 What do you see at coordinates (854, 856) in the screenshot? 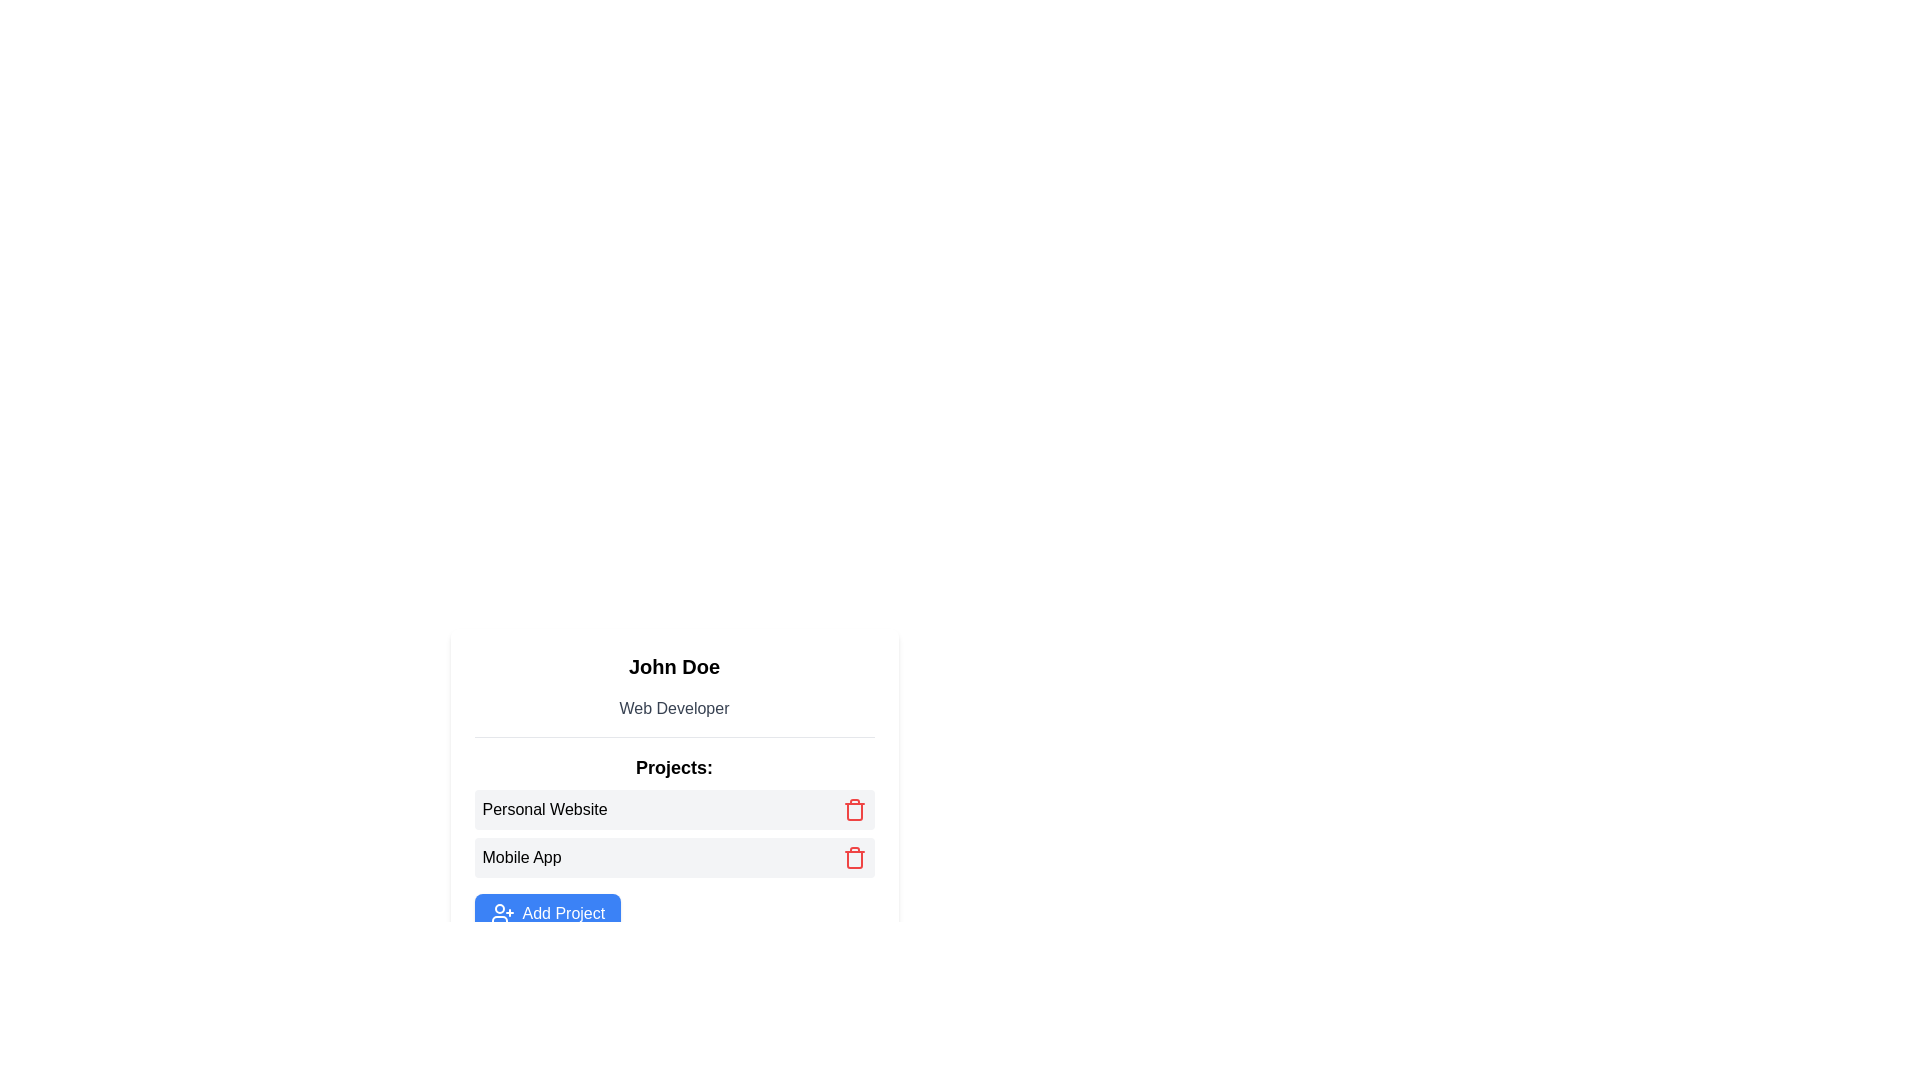
I see `the delete button positioned to the far right of the 'Mobile App' entry` at bounding box center [854, 856].